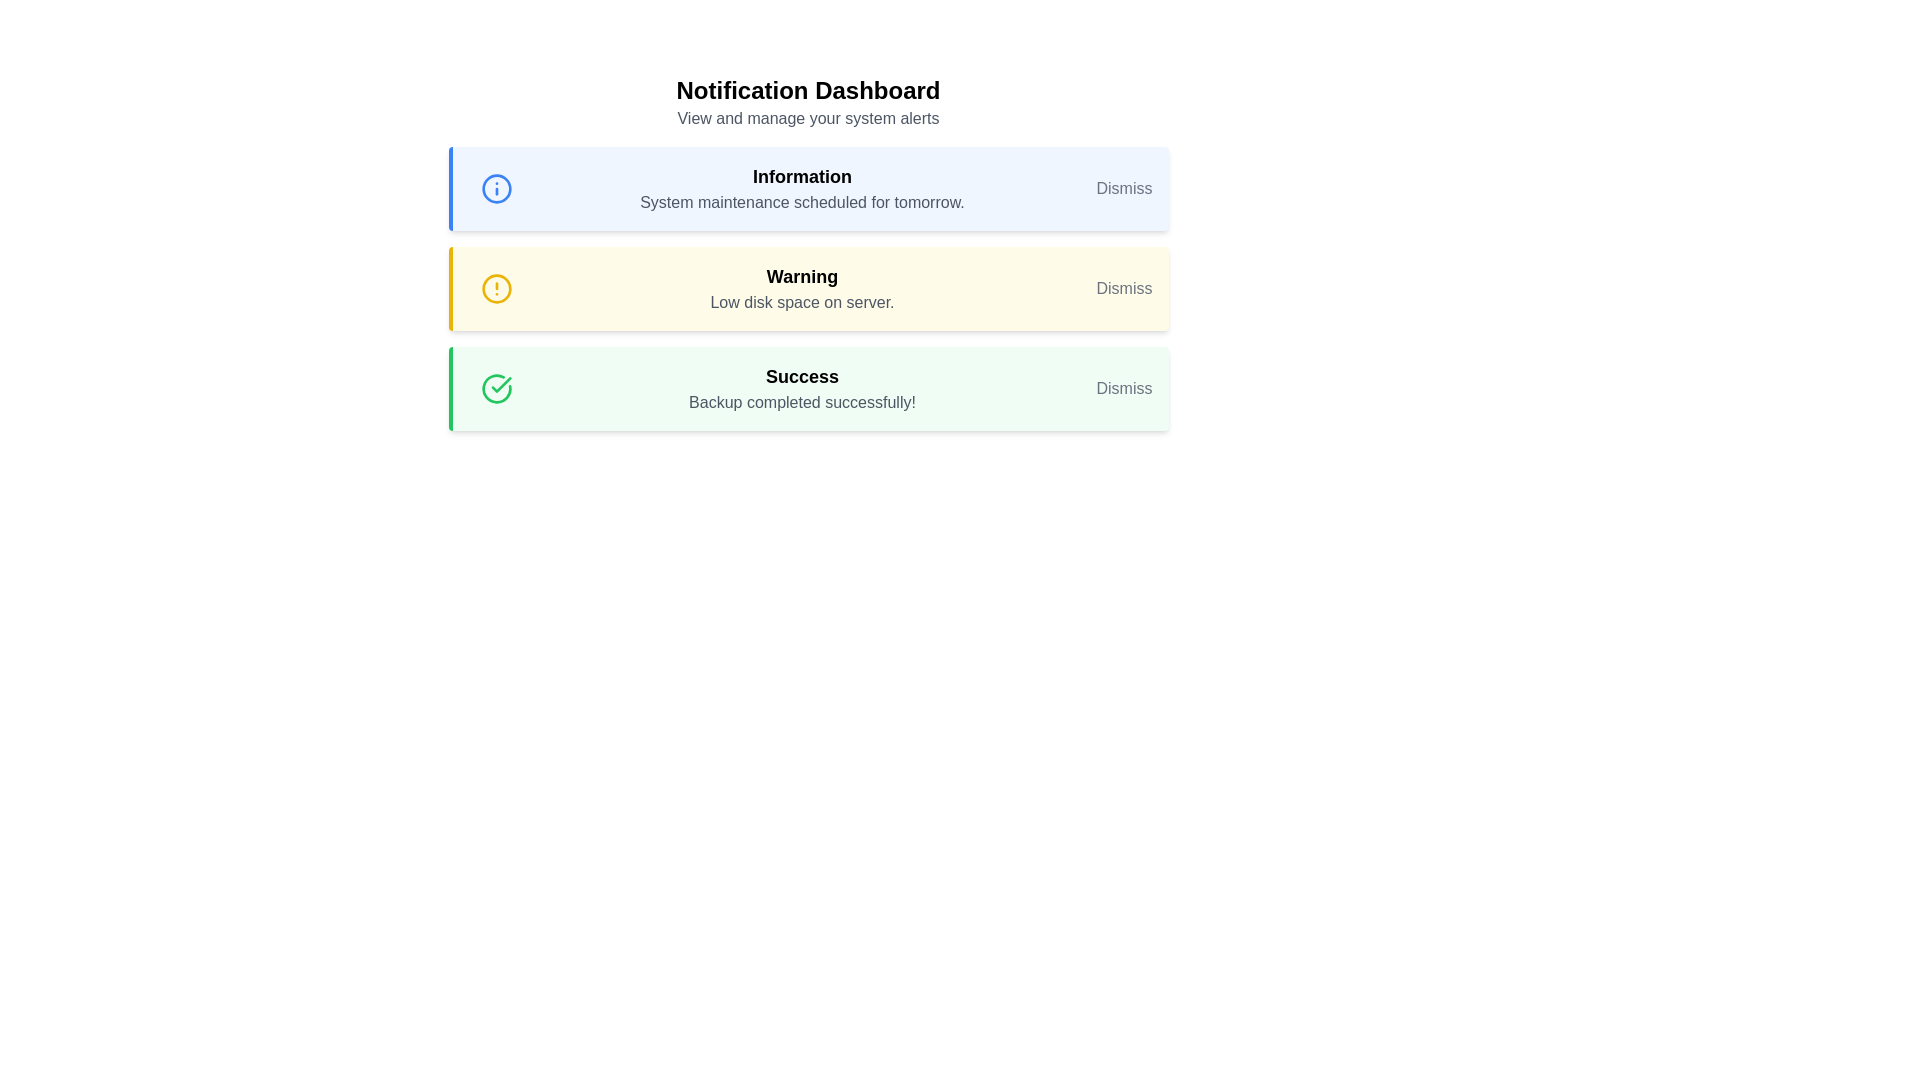 Image resolution: width=1920 pixels, height=1080 pixels. What do you see at coordinates (496, 389) in the screenshot?
I see `the green circular checkmark icon indicating success, located in the third notification card labeled 'Success'` at bounding box center [496, 389].